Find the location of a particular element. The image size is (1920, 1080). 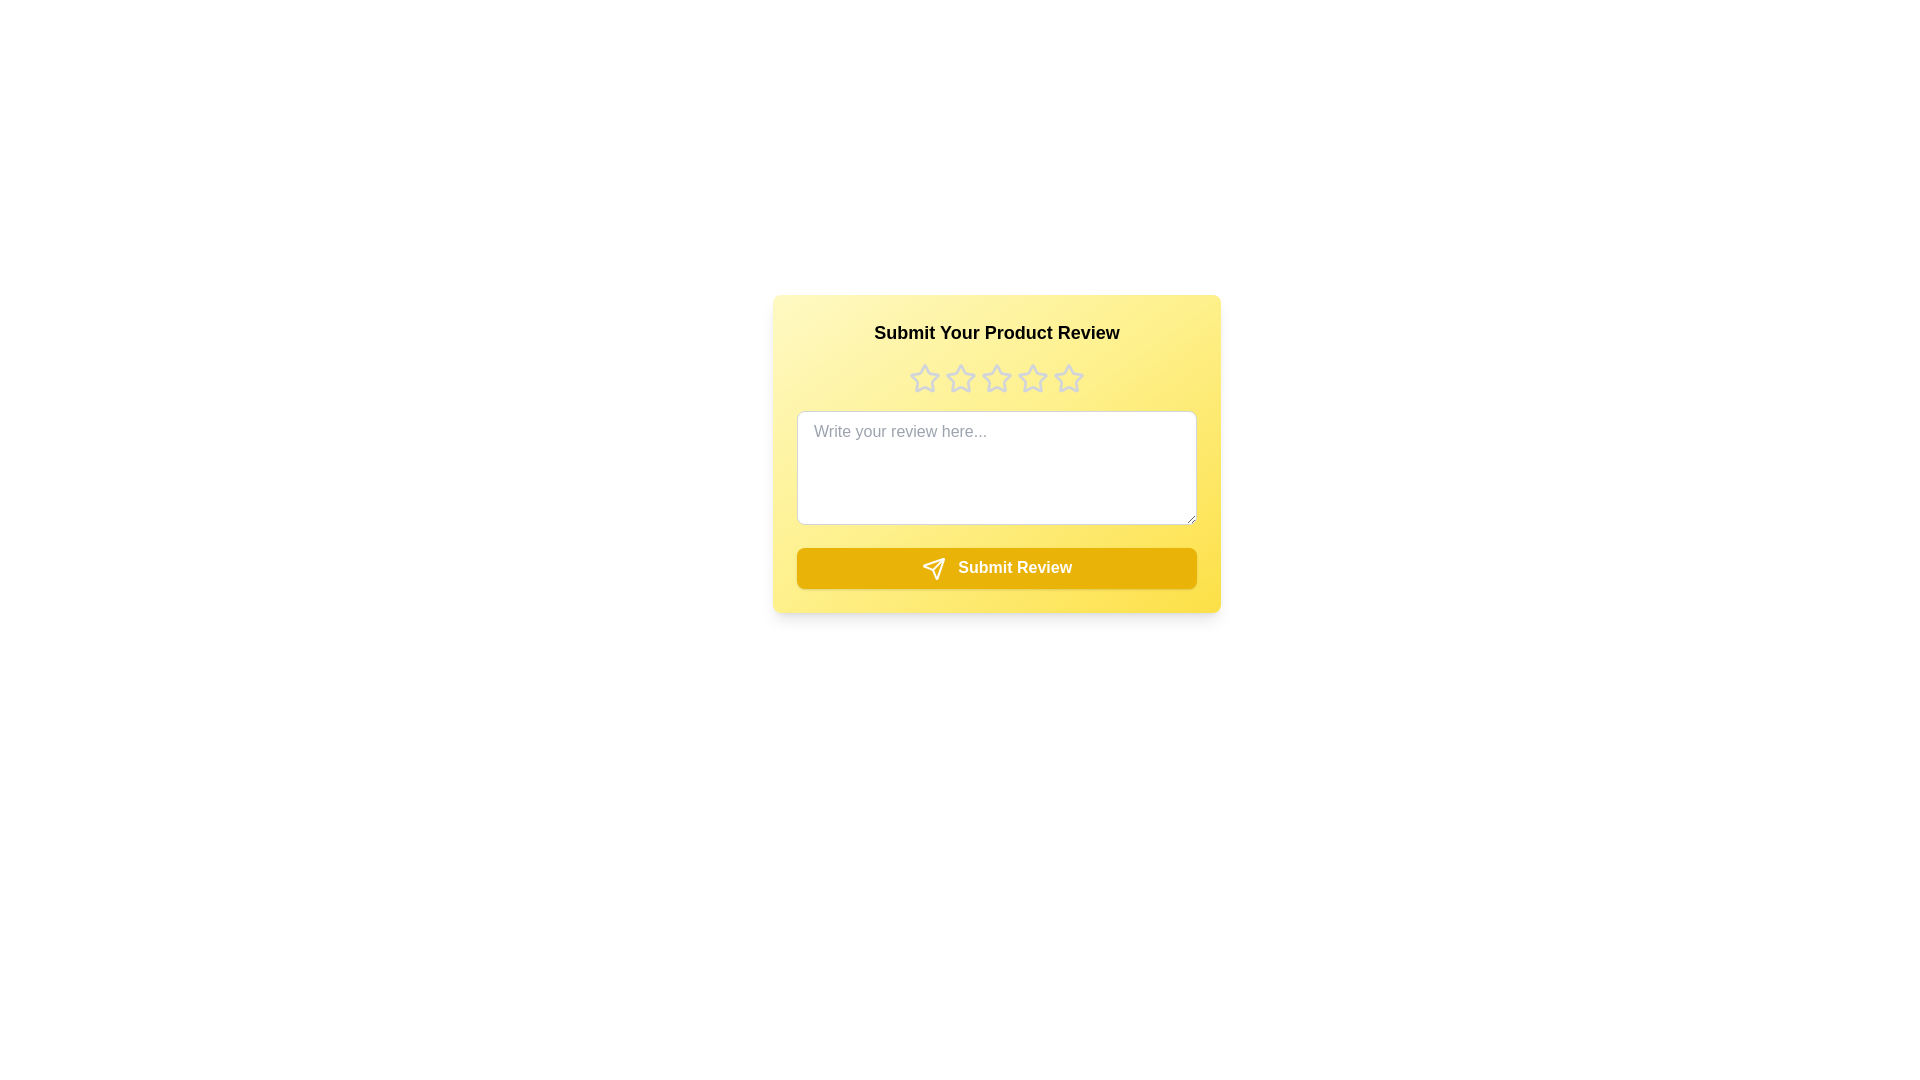

the first star icon in the rating system to indicate selection is located at coordinates (924, 378).